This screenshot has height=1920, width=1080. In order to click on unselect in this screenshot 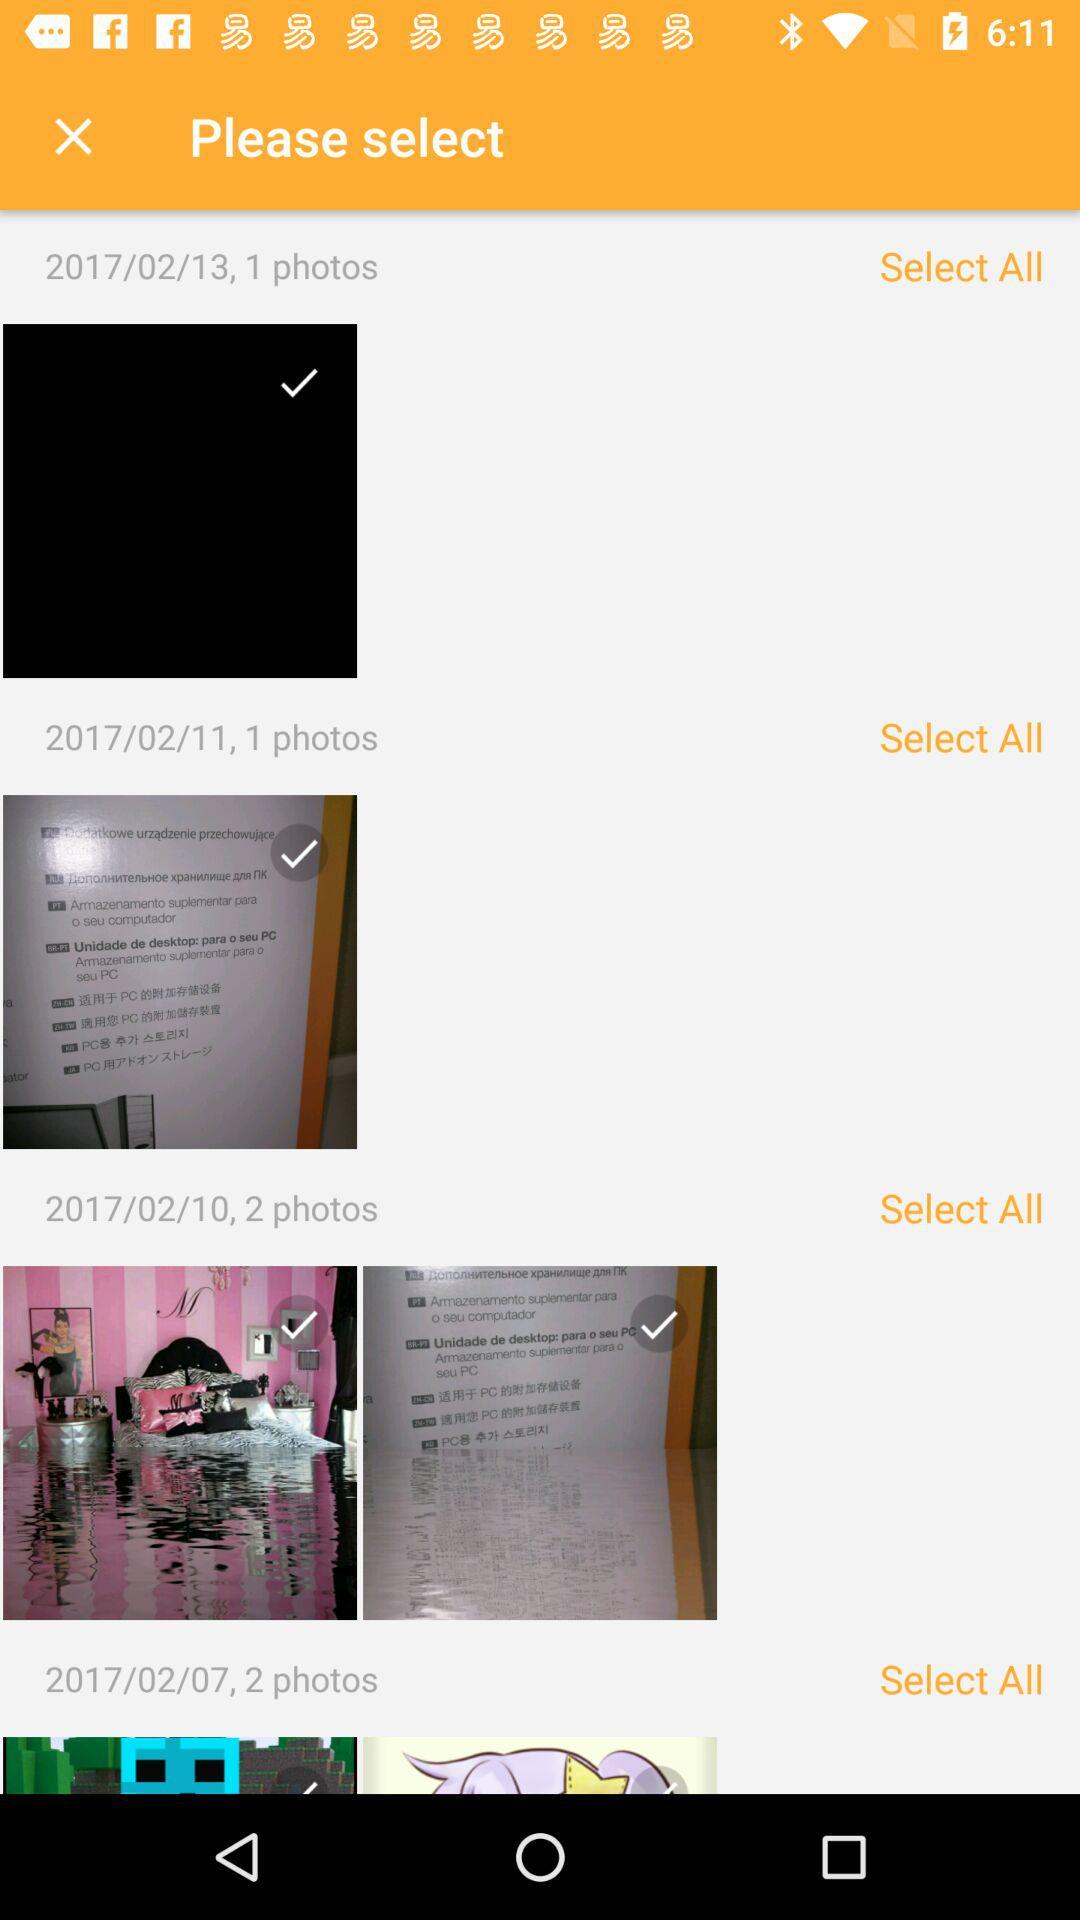, I will do `click(291, 1331)`.